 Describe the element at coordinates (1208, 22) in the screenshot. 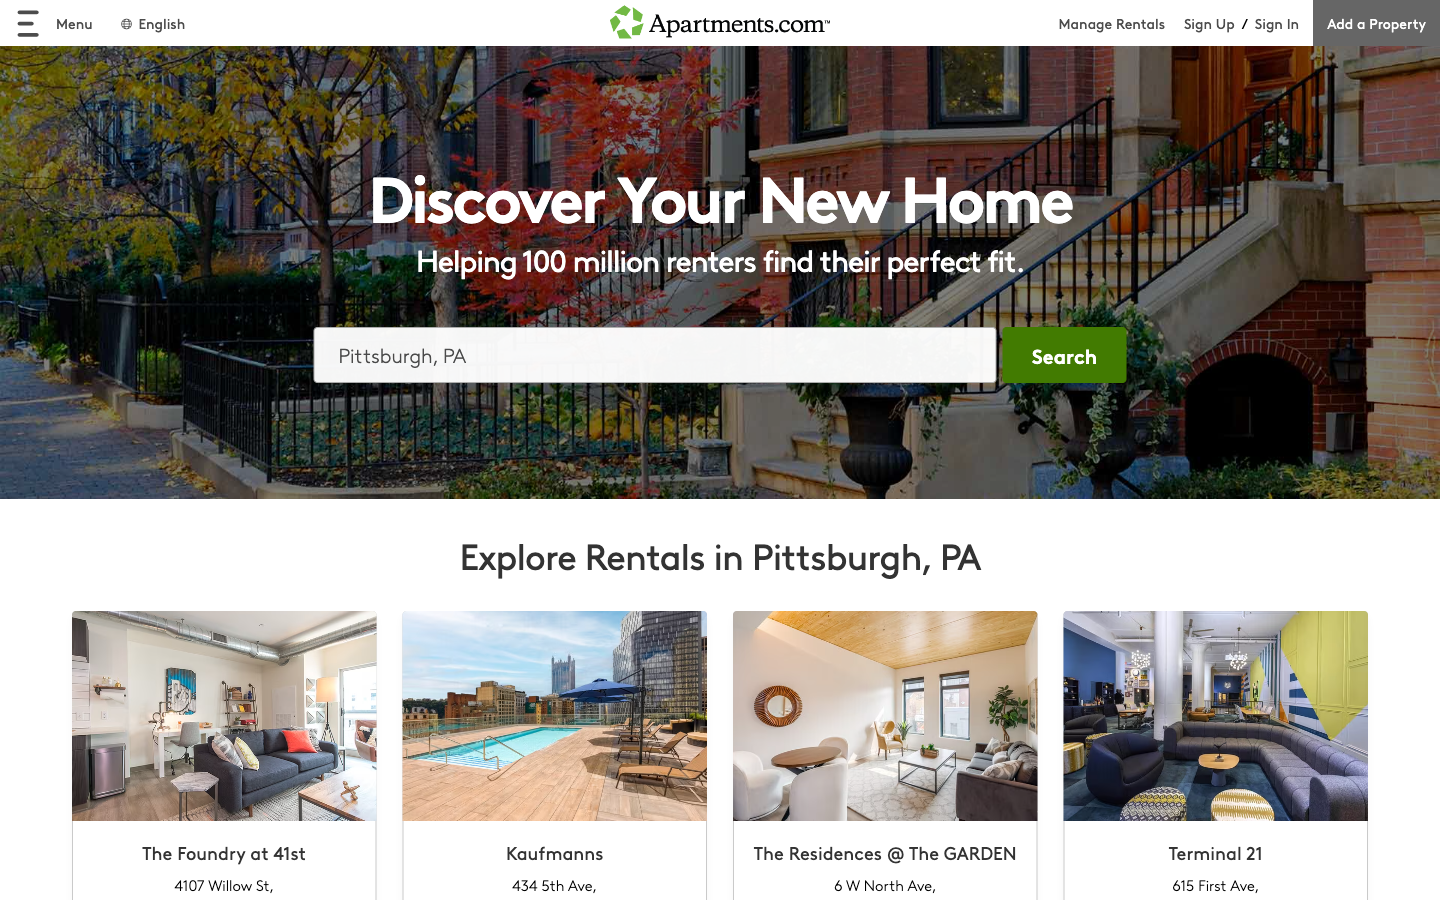

I see `sign up` at that location.